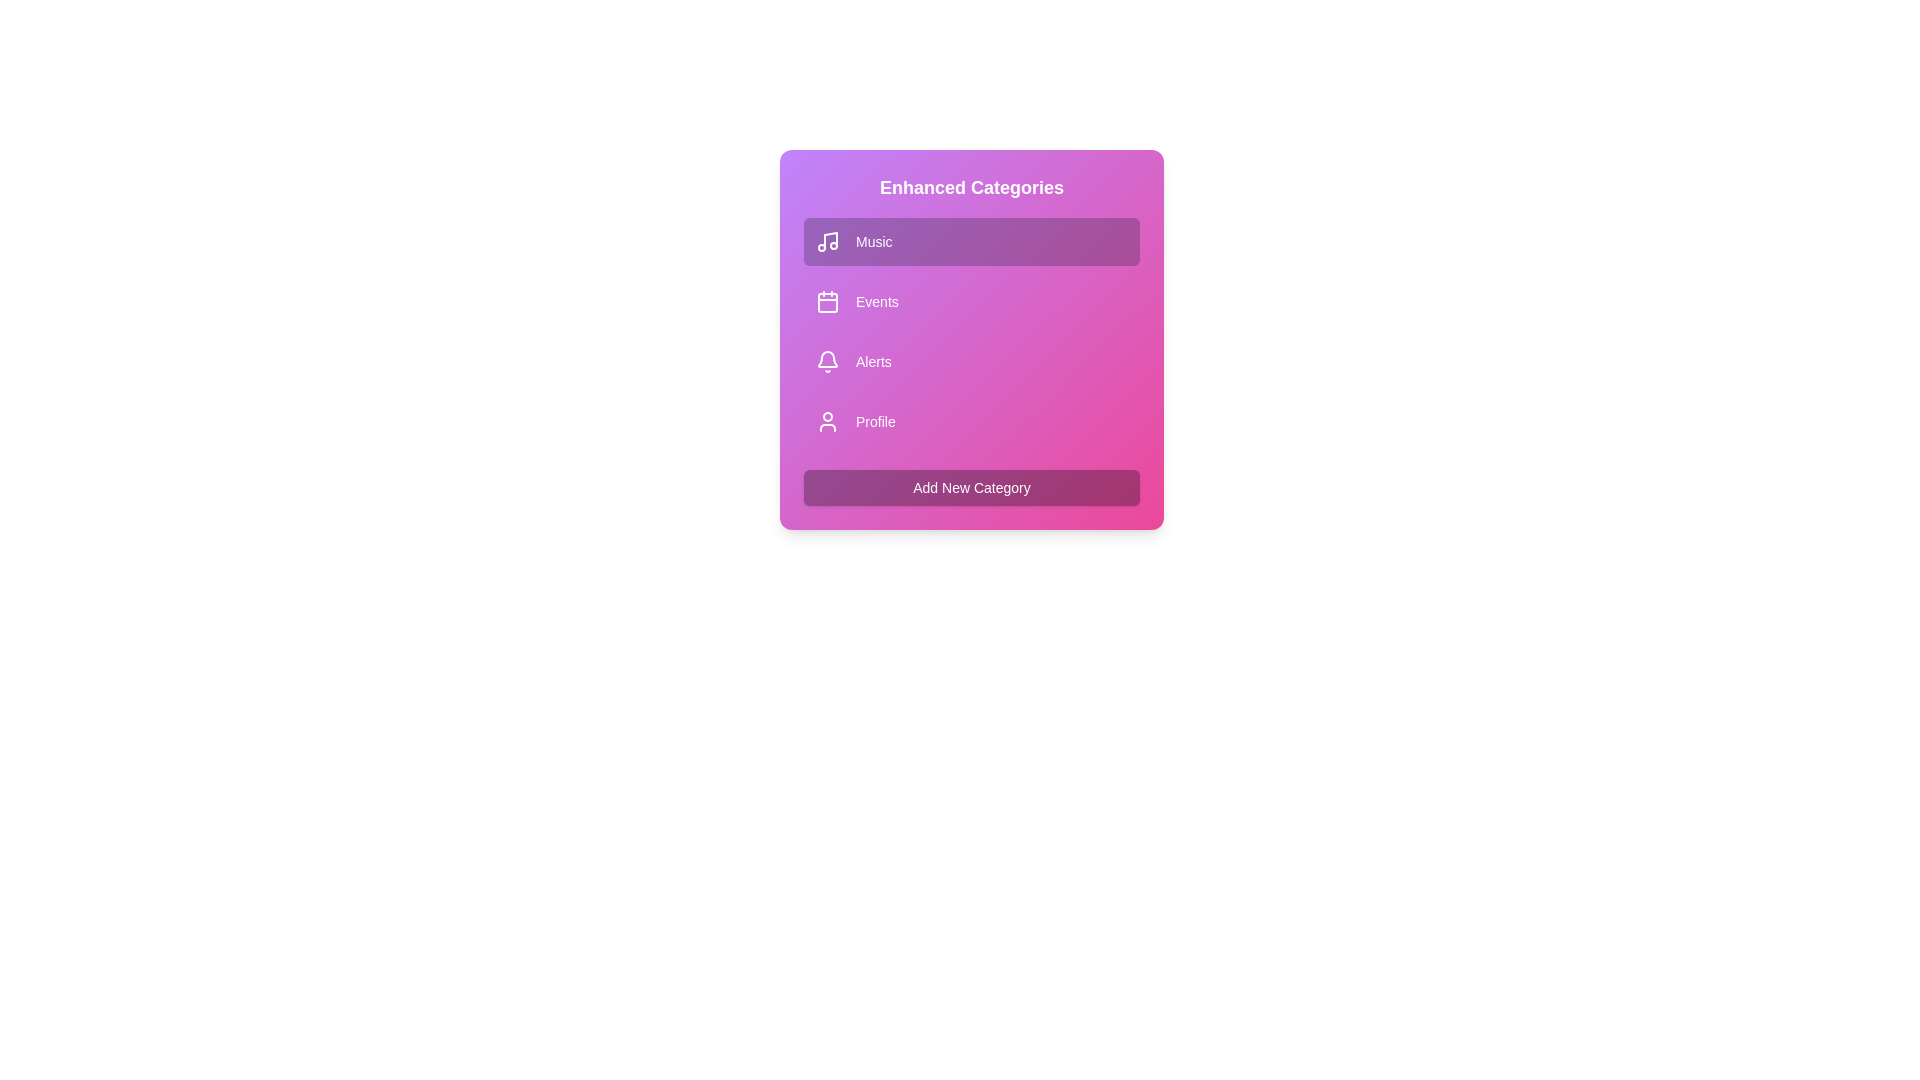  What do you see at coordinates (971, 488) in the screenshot?
I see `the 'Add New Category' button` at bounding box center [971, 488].